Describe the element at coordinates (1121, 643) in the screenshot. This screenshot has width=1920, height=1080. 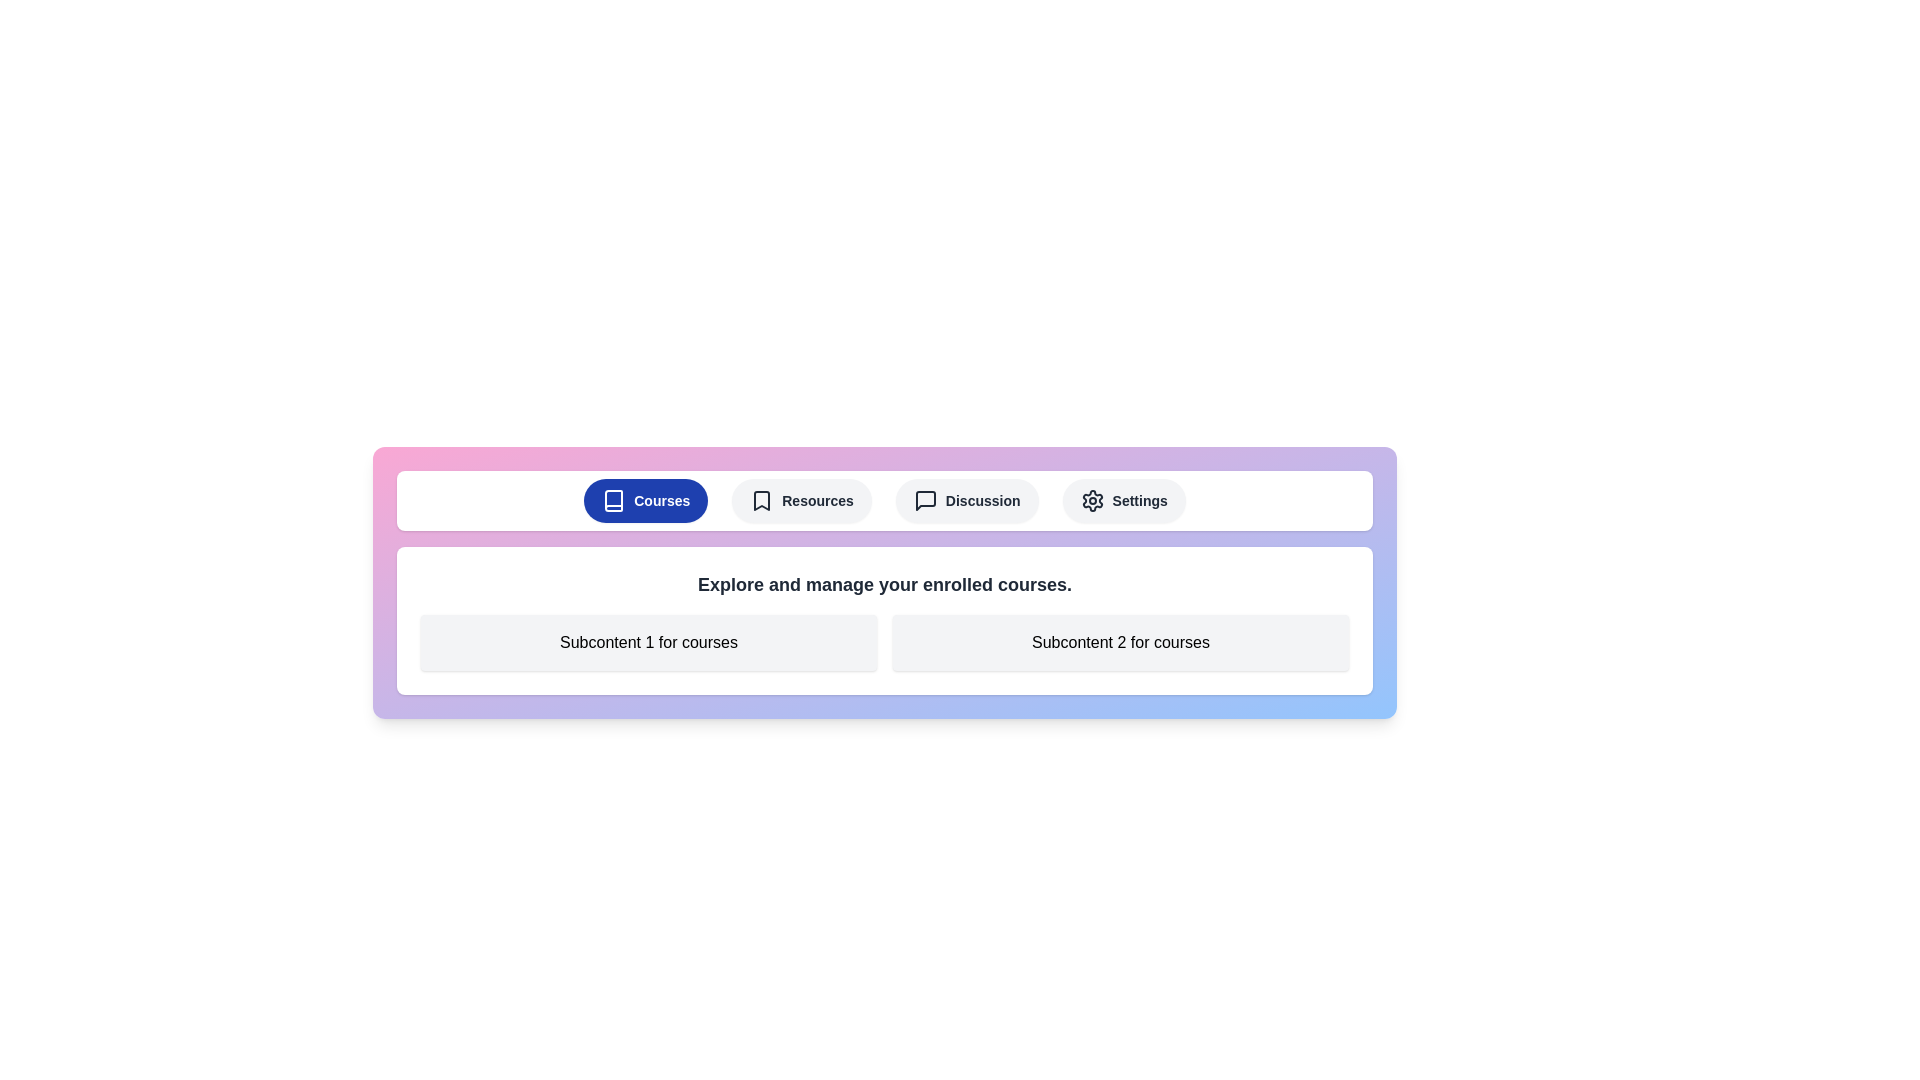
I see `the static display box located in the bottom portion of the interface, which is the second element in a grid layout, to change its background color` at that location.